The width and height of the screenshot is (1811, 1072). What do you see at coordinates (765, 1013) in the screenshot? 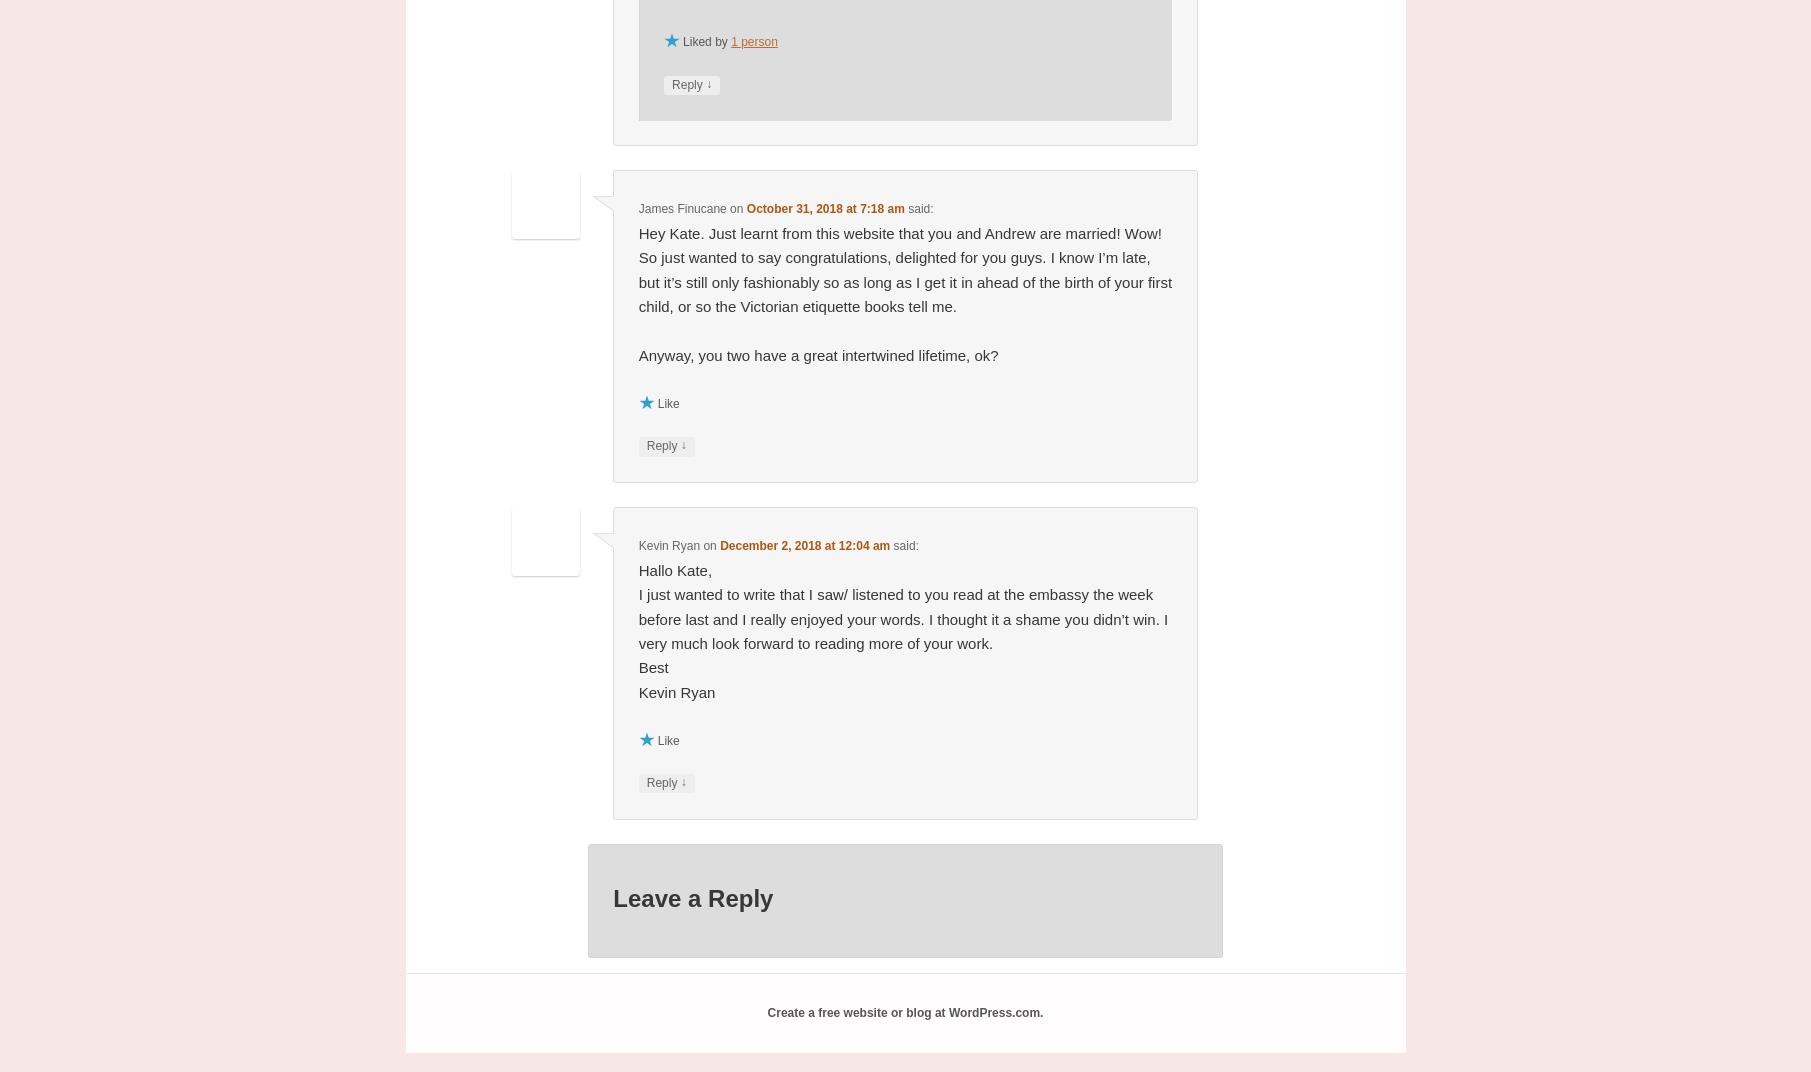
I see `'Create a free website or blog at WordPress.com.'` at bounding box center [765, 1013].